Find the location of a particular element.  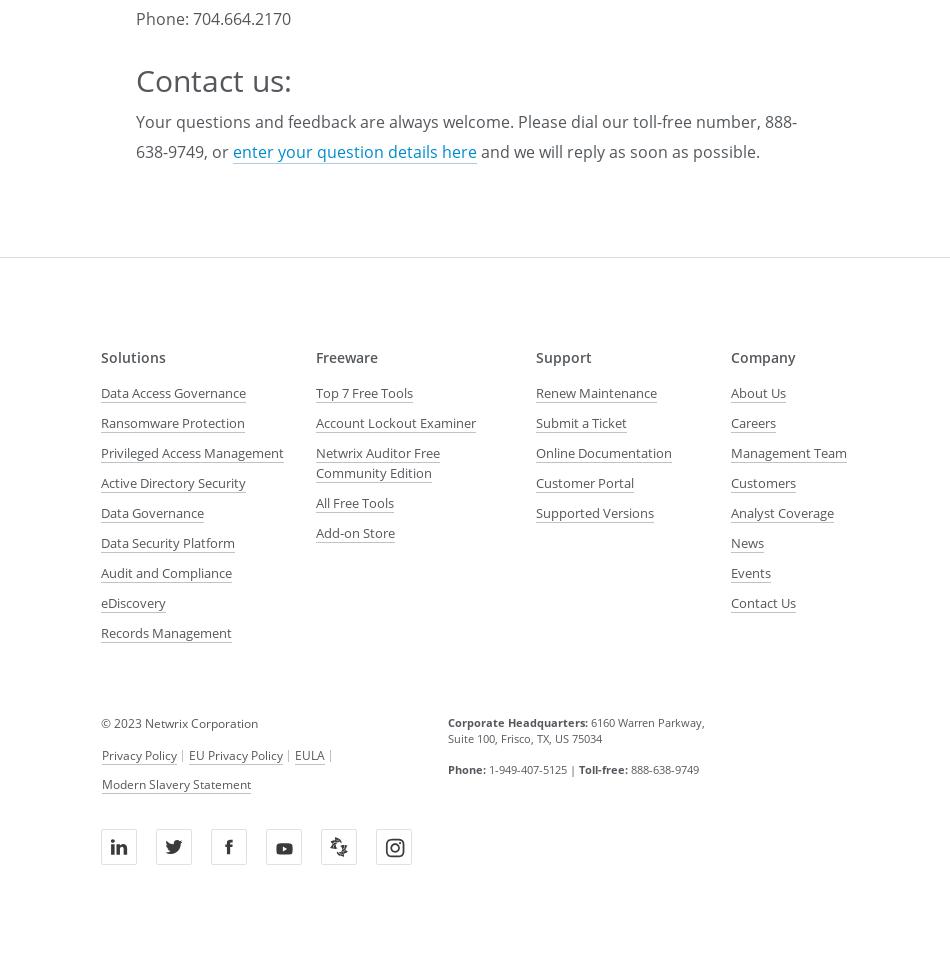

'Data Governance' is located at coordinates (152, 512).